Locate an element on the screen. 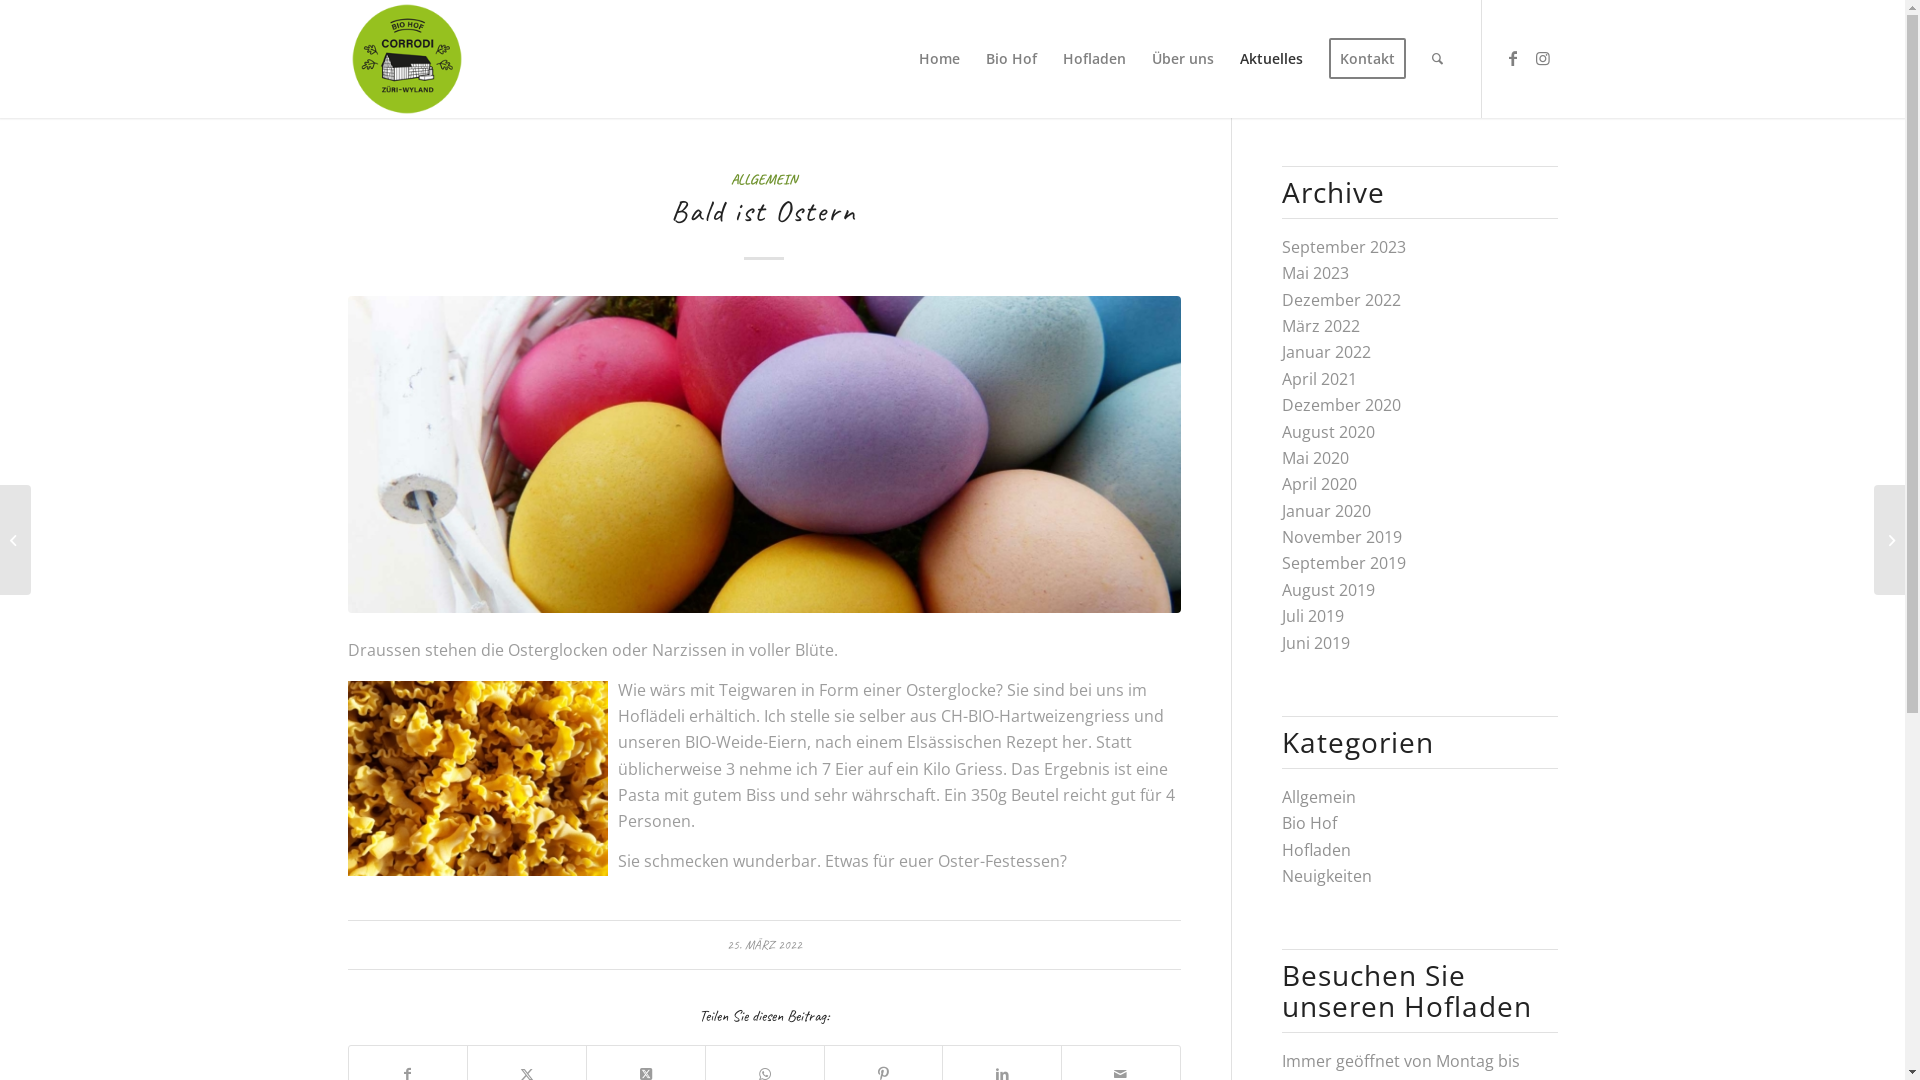 This screenshot has height=1080, width=1920. 'Juli 2019' is located at coordinates (1281, 615).